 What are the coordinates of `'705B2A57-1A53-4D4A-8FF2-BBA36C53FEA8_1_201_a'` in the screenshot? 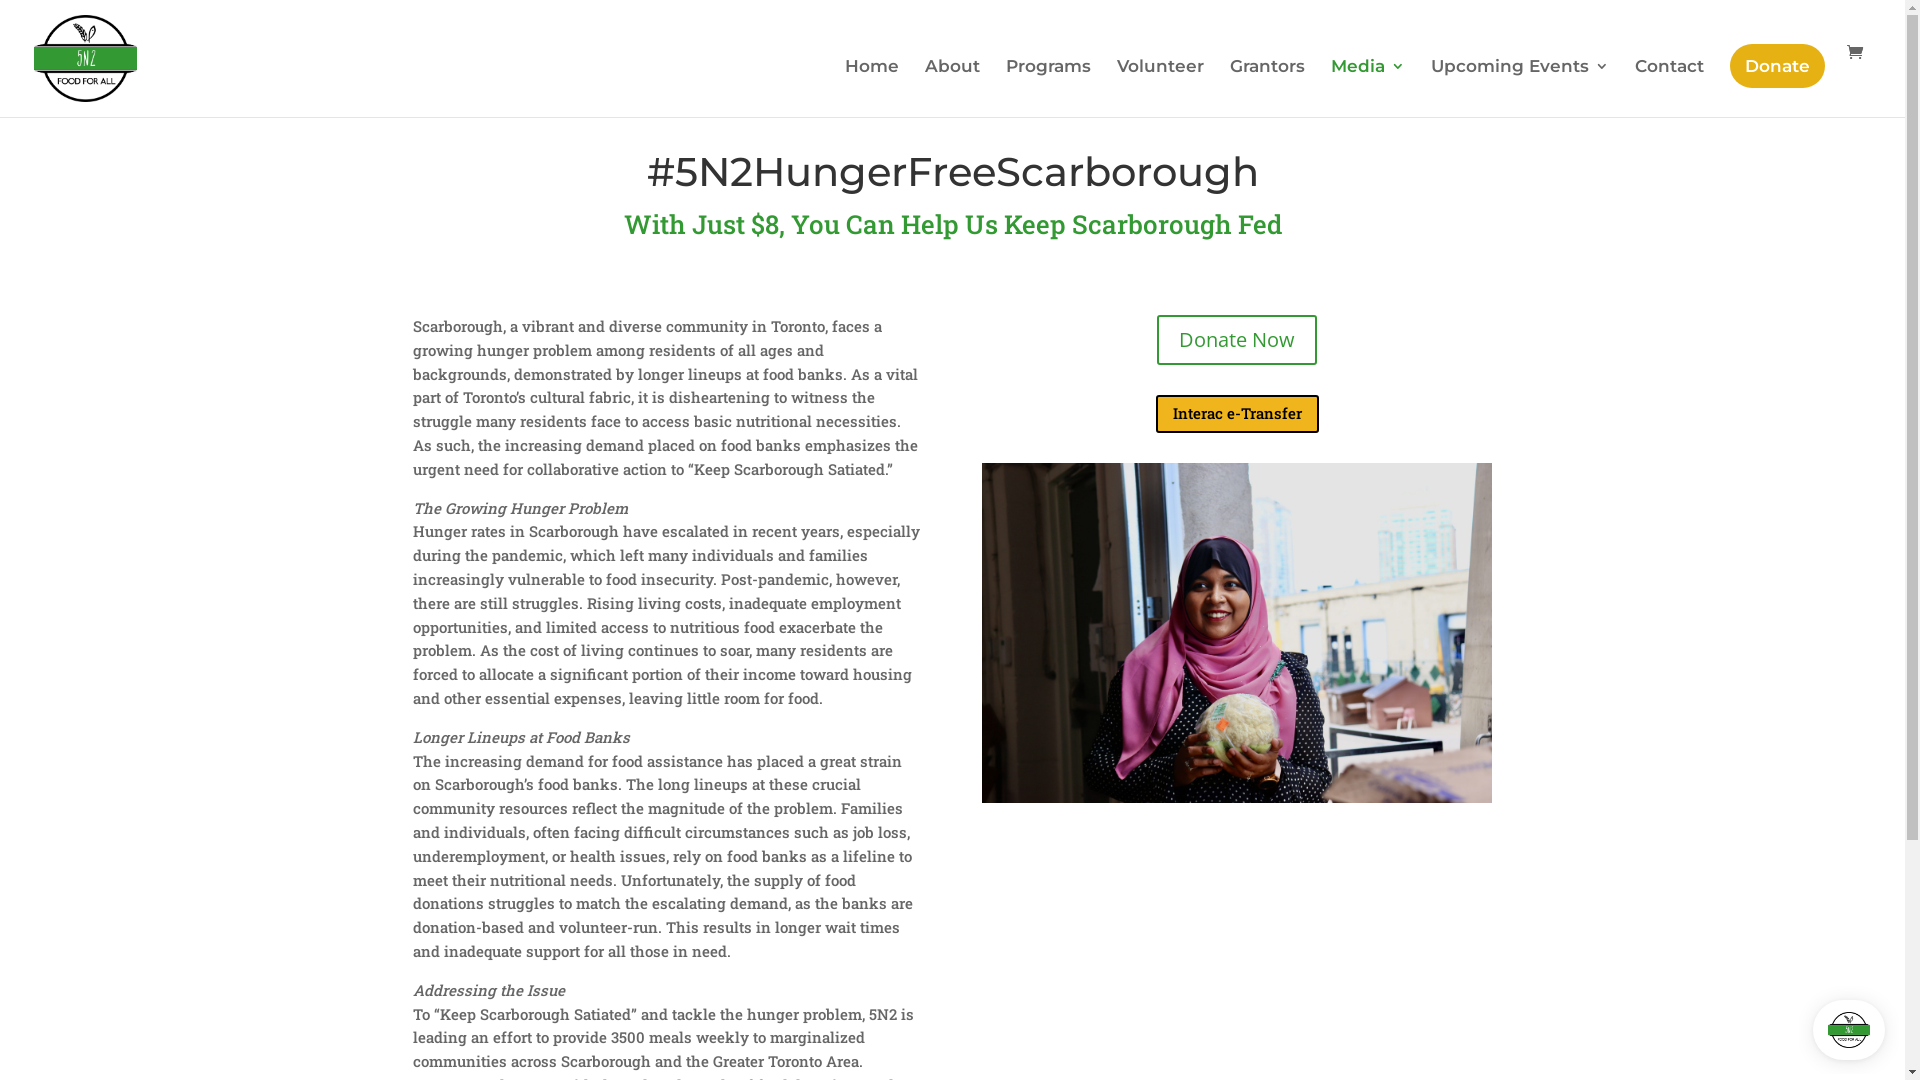 It's located at (1236, 632).